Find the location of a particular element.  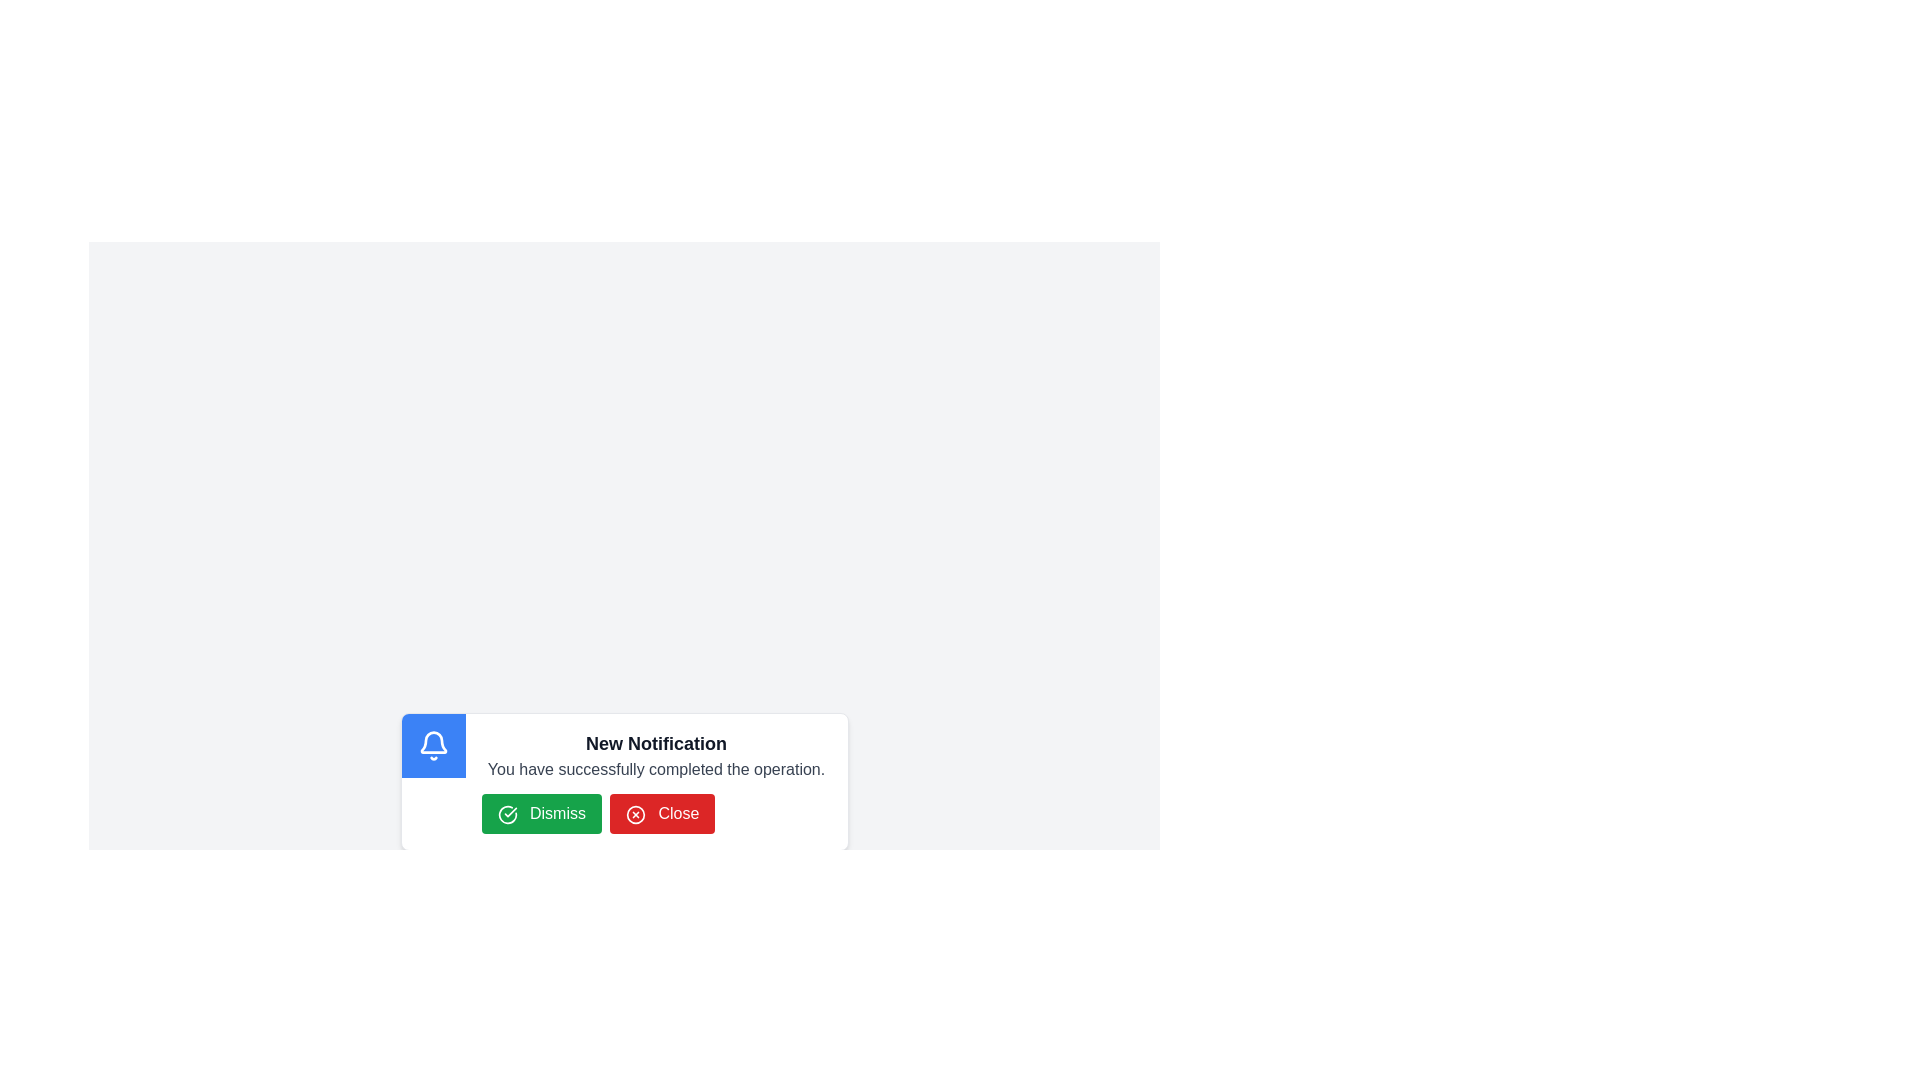

the close button in the notification box is located at coordinates (662, 813).